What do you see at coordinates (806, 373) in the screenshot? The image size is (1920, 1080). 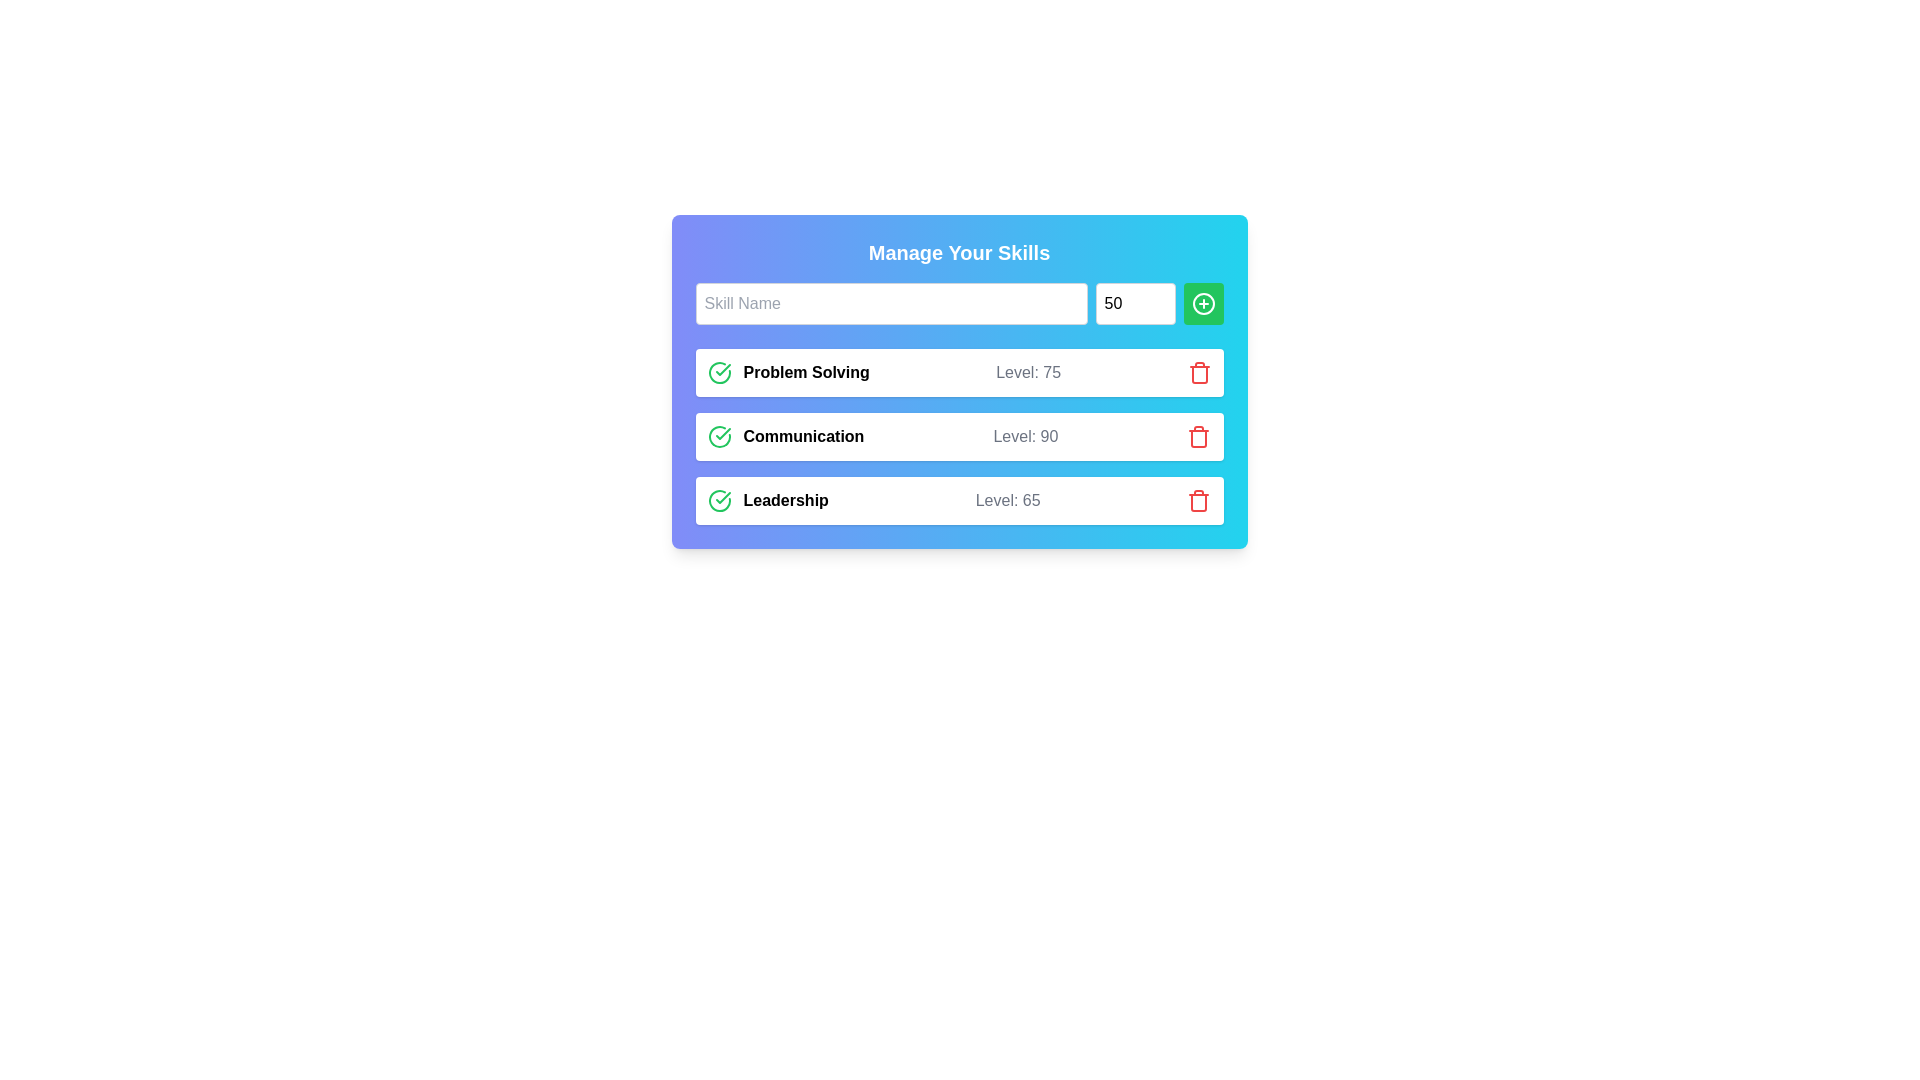 I see `the 'Problem Solving' skill label in the 'Manage Your Skills' section` at bounding box center [806, 373].